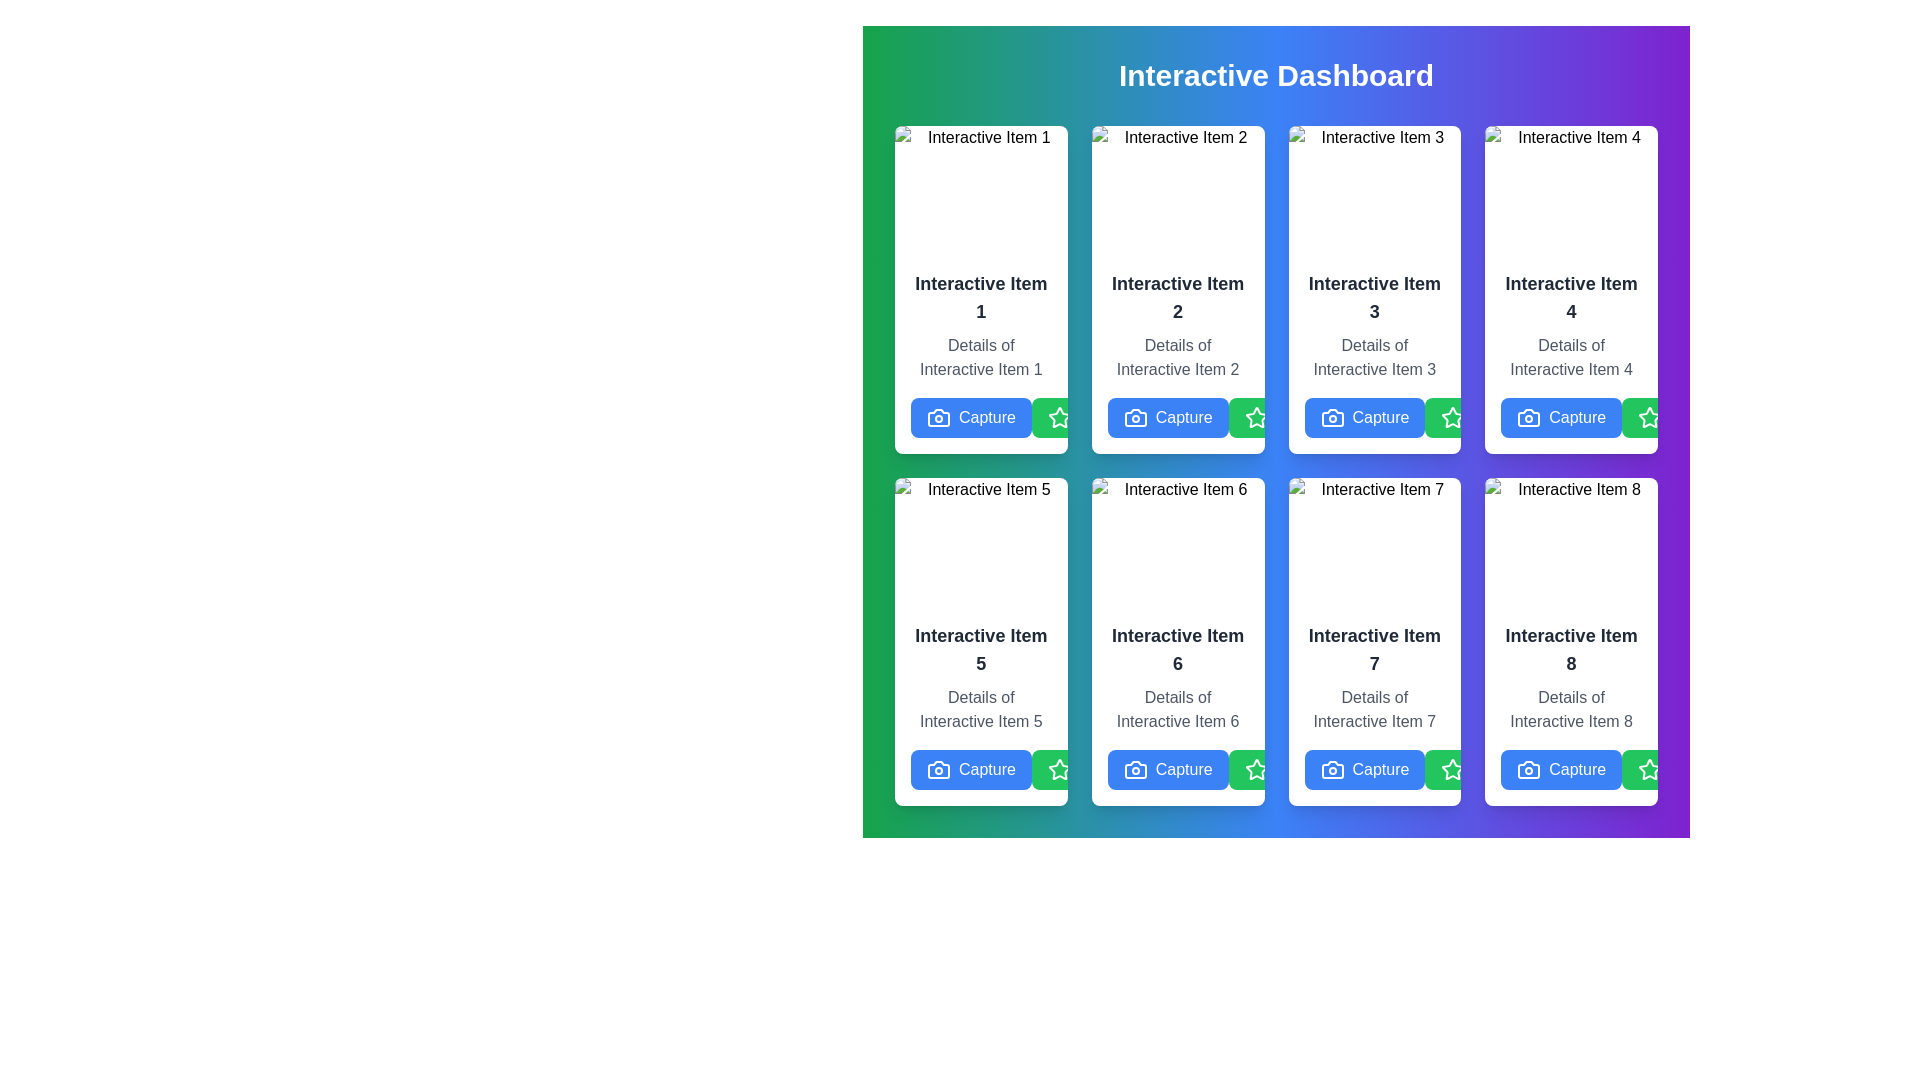 Image resolution: width=1920 pixels, height=1080 pixels. Describe the element at coordinates (1373, 708) in the screenshot. I see `the text block displaying 'Details of Interactive Item 7', which is styled as a subtitle directly below the header 'Interactive Item 7'` at that location.